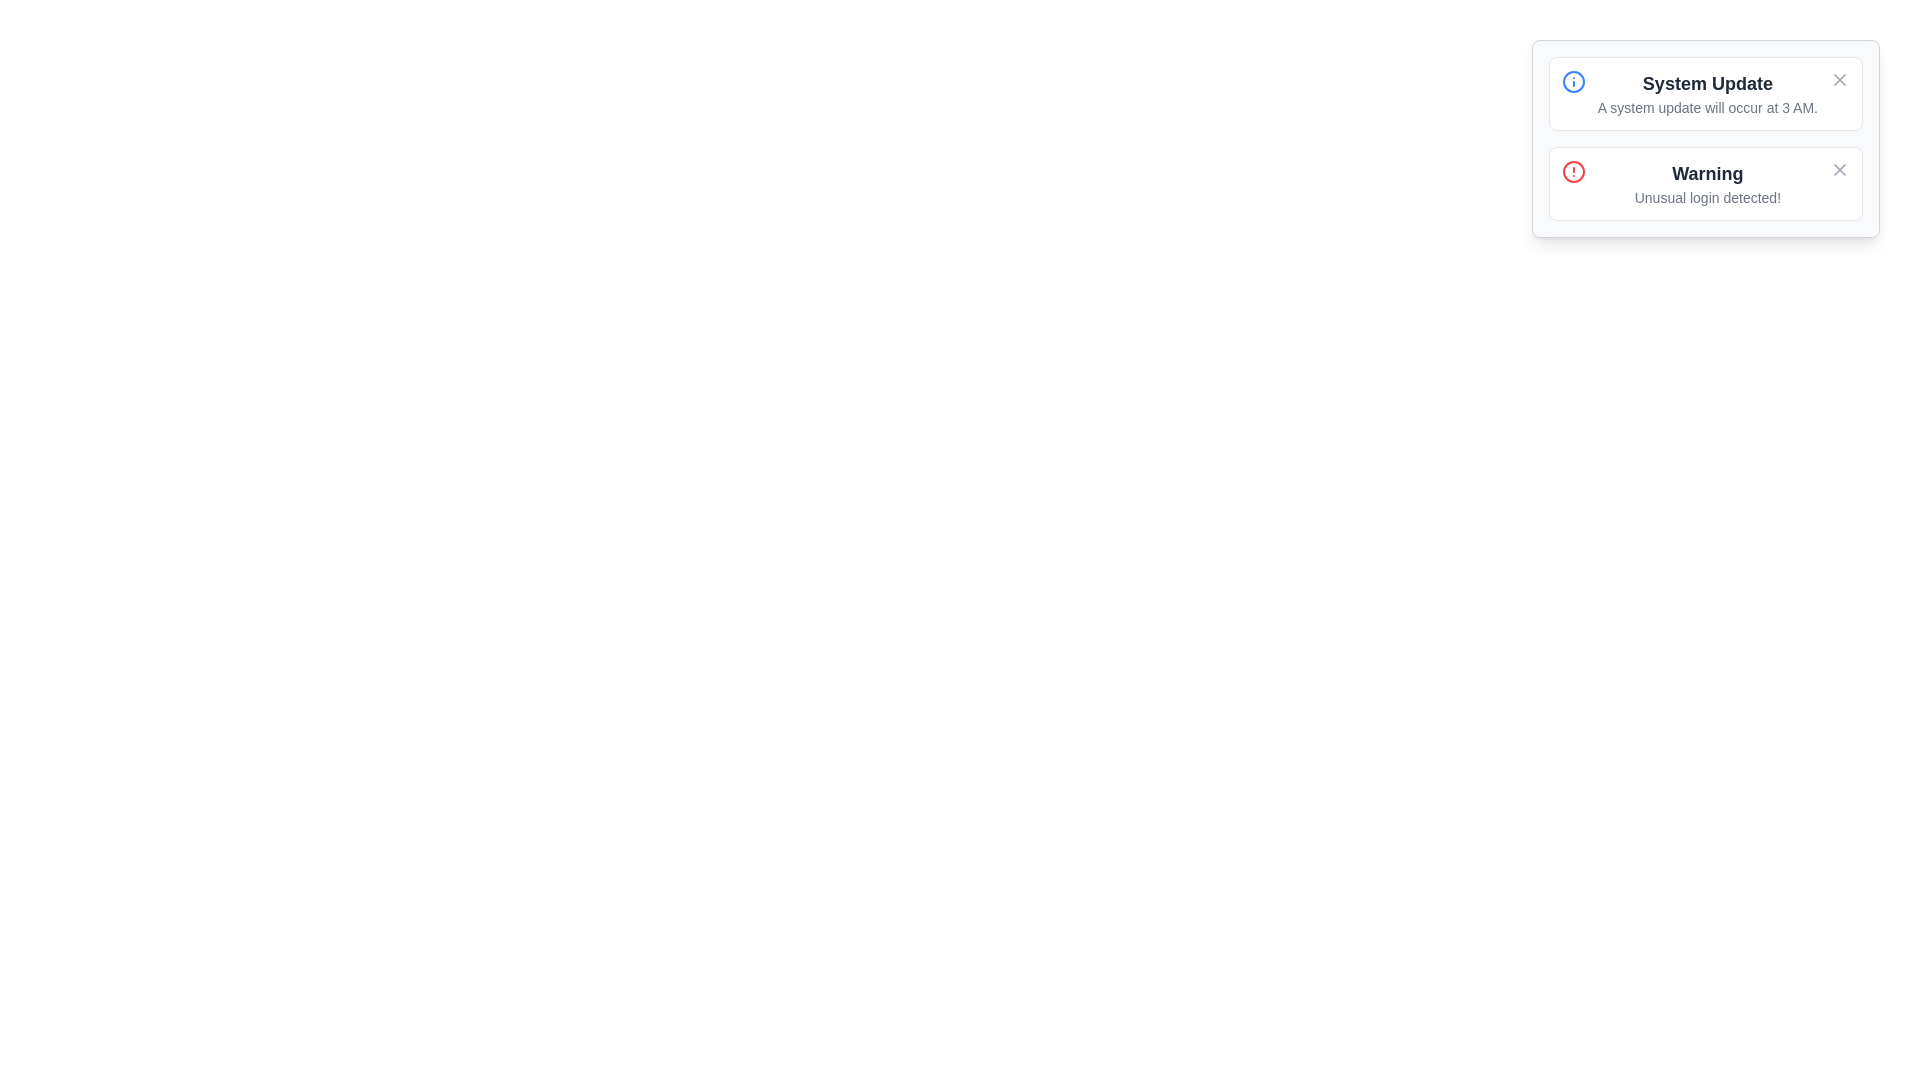  Describe the element at coordinates (1572, 171) in the screenshot. I see `the warning indicator circle in the SVG component located in the second card of the notification group, which signifies an alert for unusual login activity` at that location.